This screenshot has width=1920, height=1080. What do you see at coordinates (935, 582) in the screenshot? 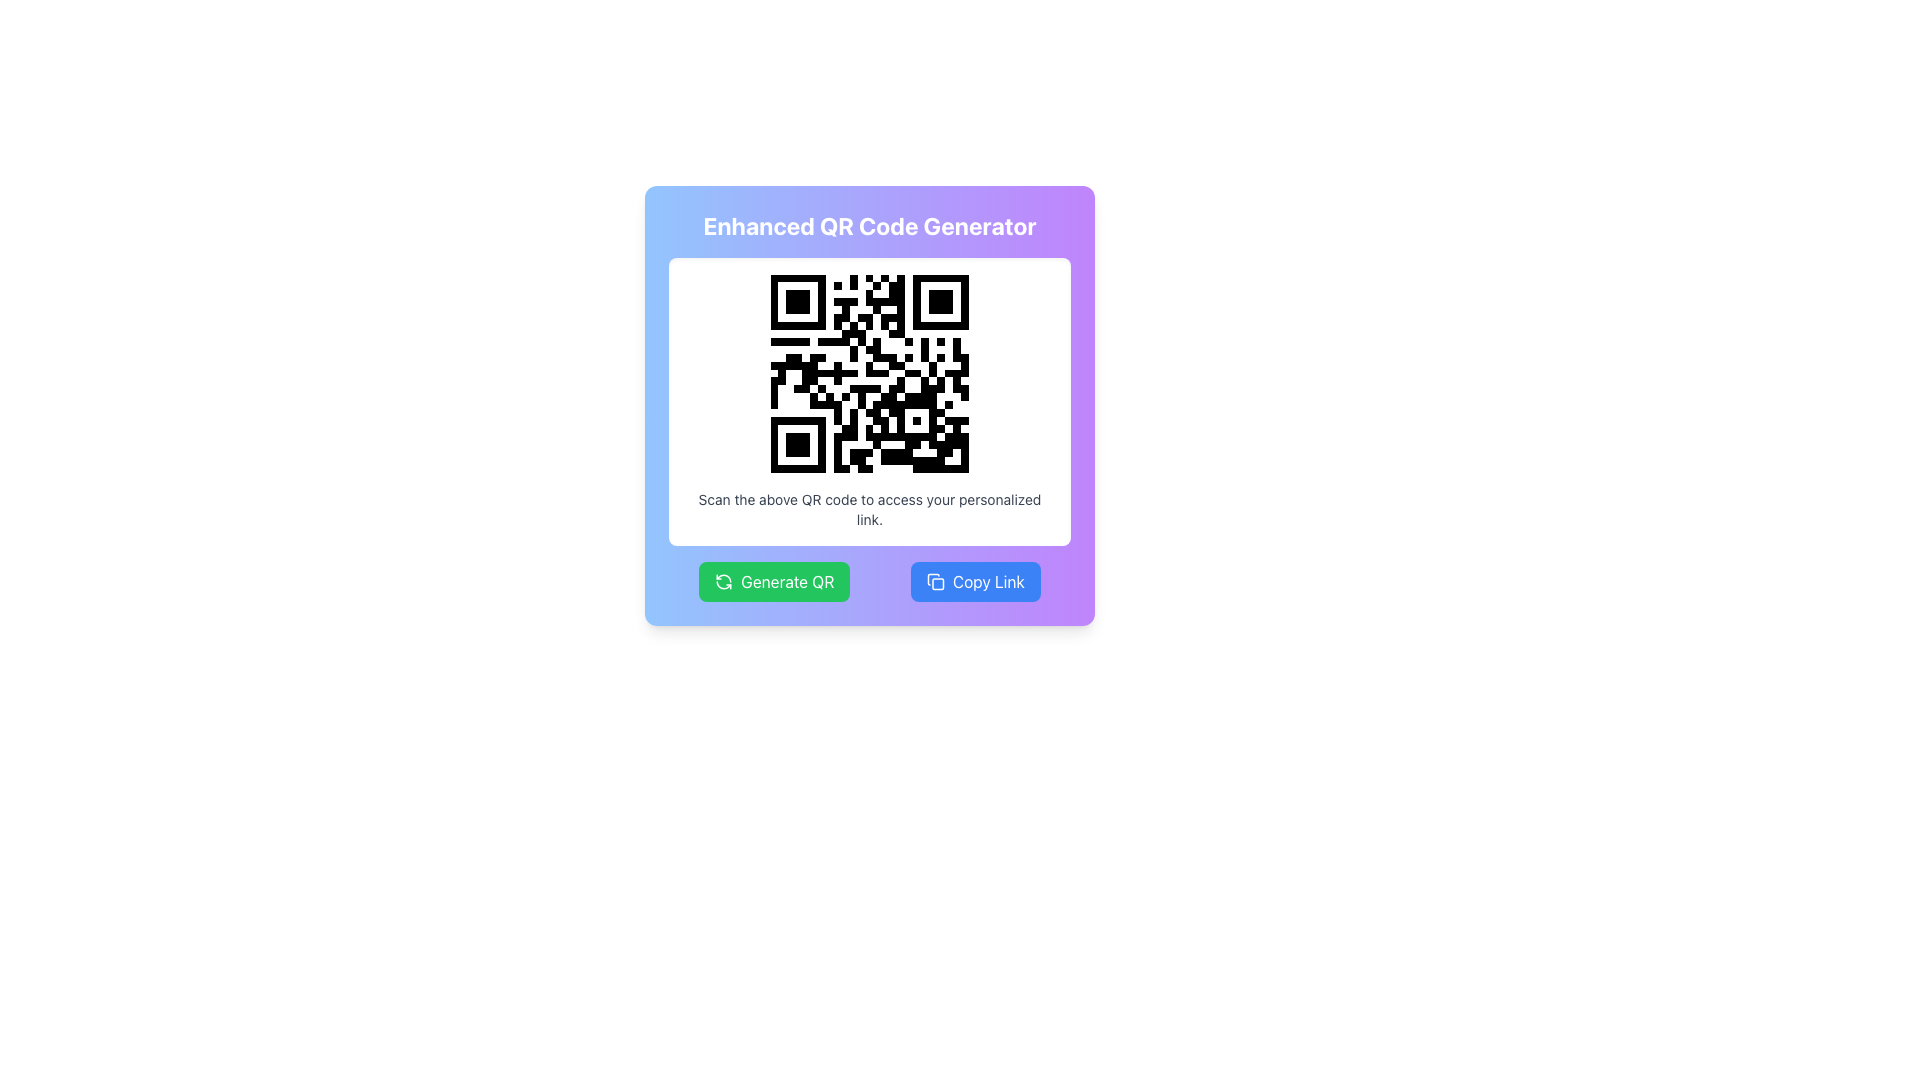
I see `the copy action icon within the 'Copy Link' button, which features two overlapping rectangular shapes and is styled with a blue background and white text` at bounding box center [935, 582].